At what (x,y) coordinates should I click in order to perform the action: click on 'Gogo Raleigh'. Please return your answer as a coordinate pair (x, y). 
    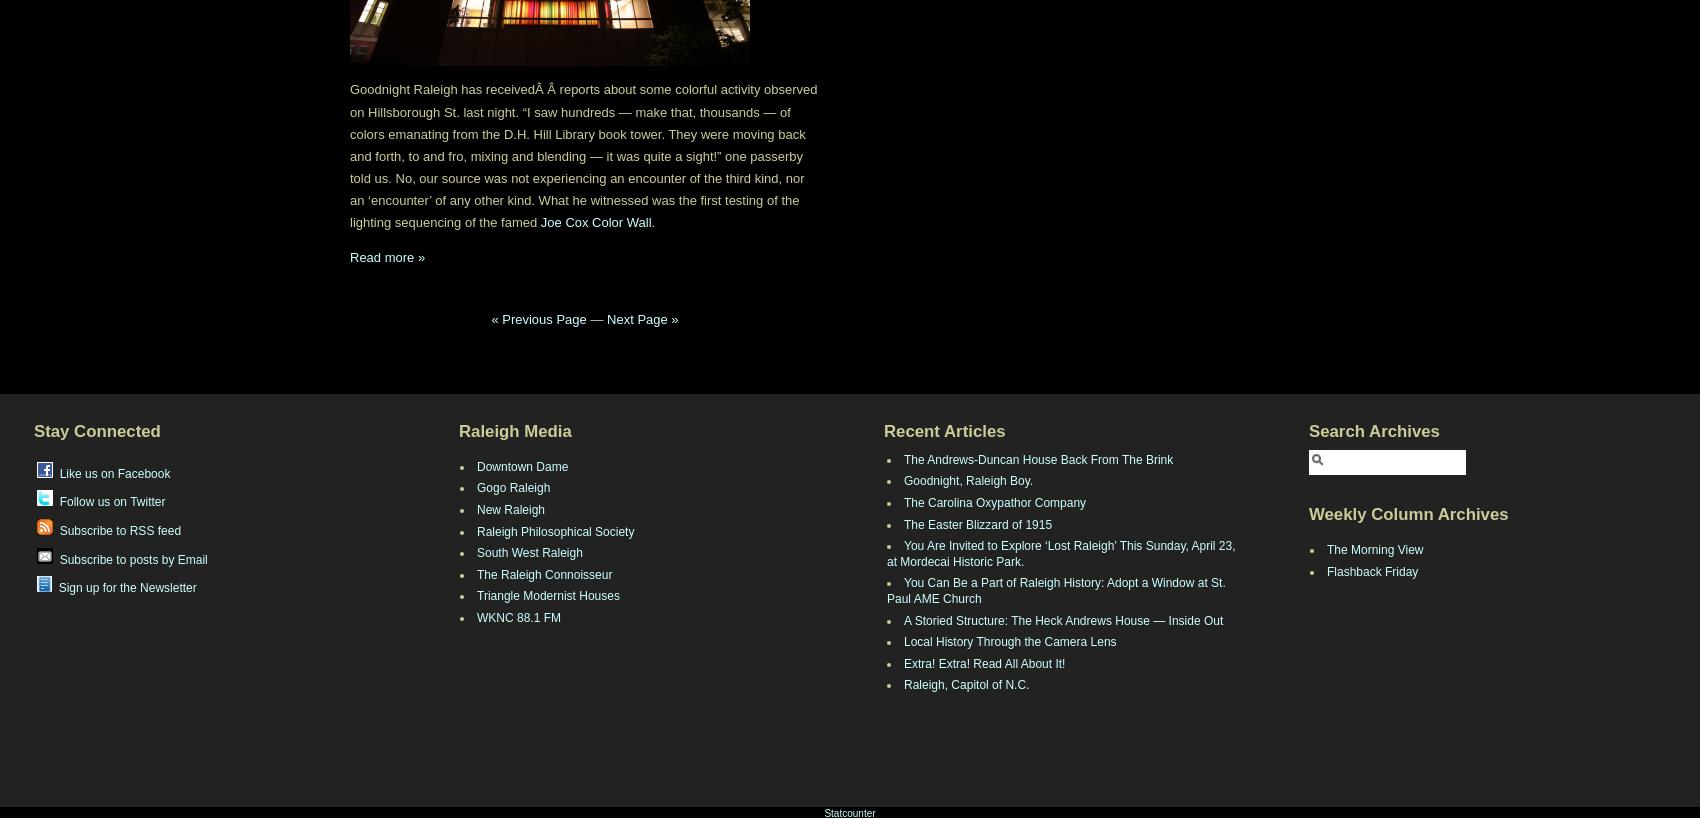
    Looking at the image, I should click on (513, 488).